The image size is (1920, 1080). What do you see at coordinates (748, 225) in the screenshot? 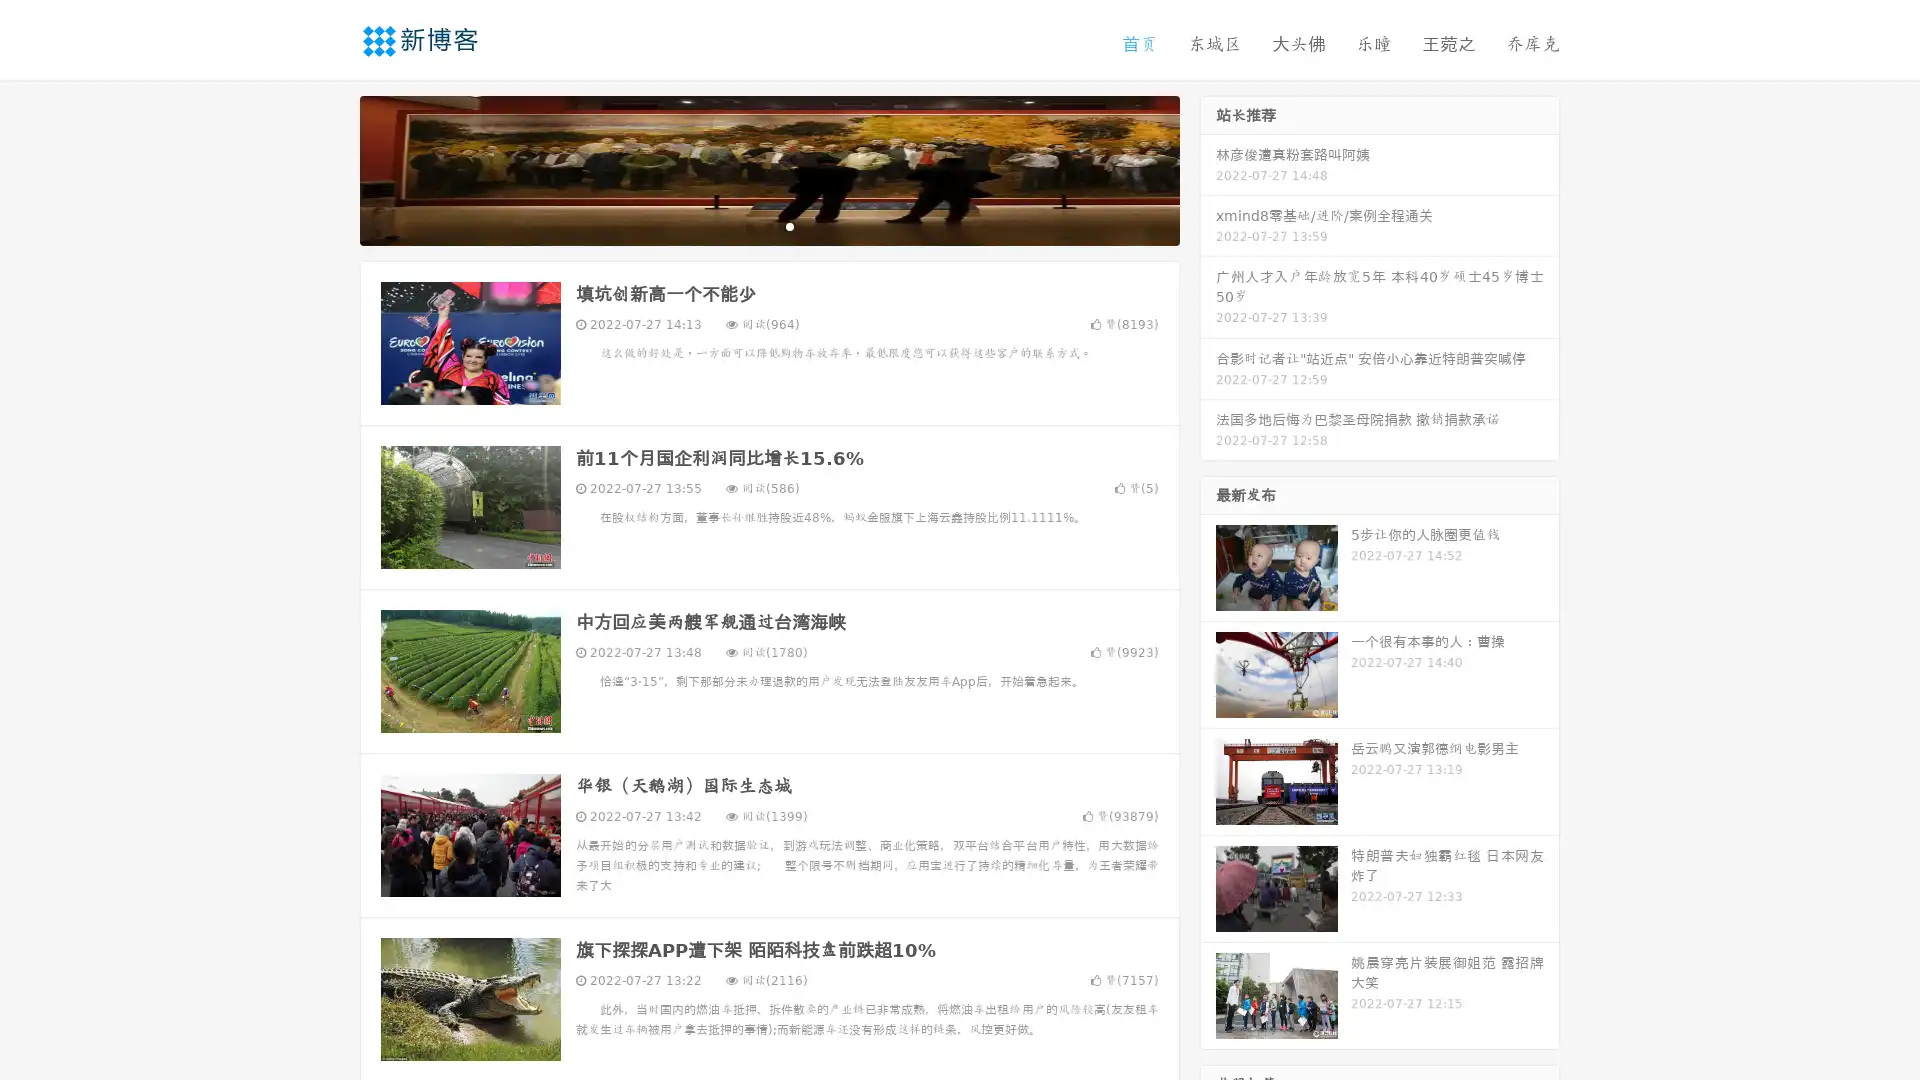
I see `Go to slide 1` at bounding box center [748, 225].